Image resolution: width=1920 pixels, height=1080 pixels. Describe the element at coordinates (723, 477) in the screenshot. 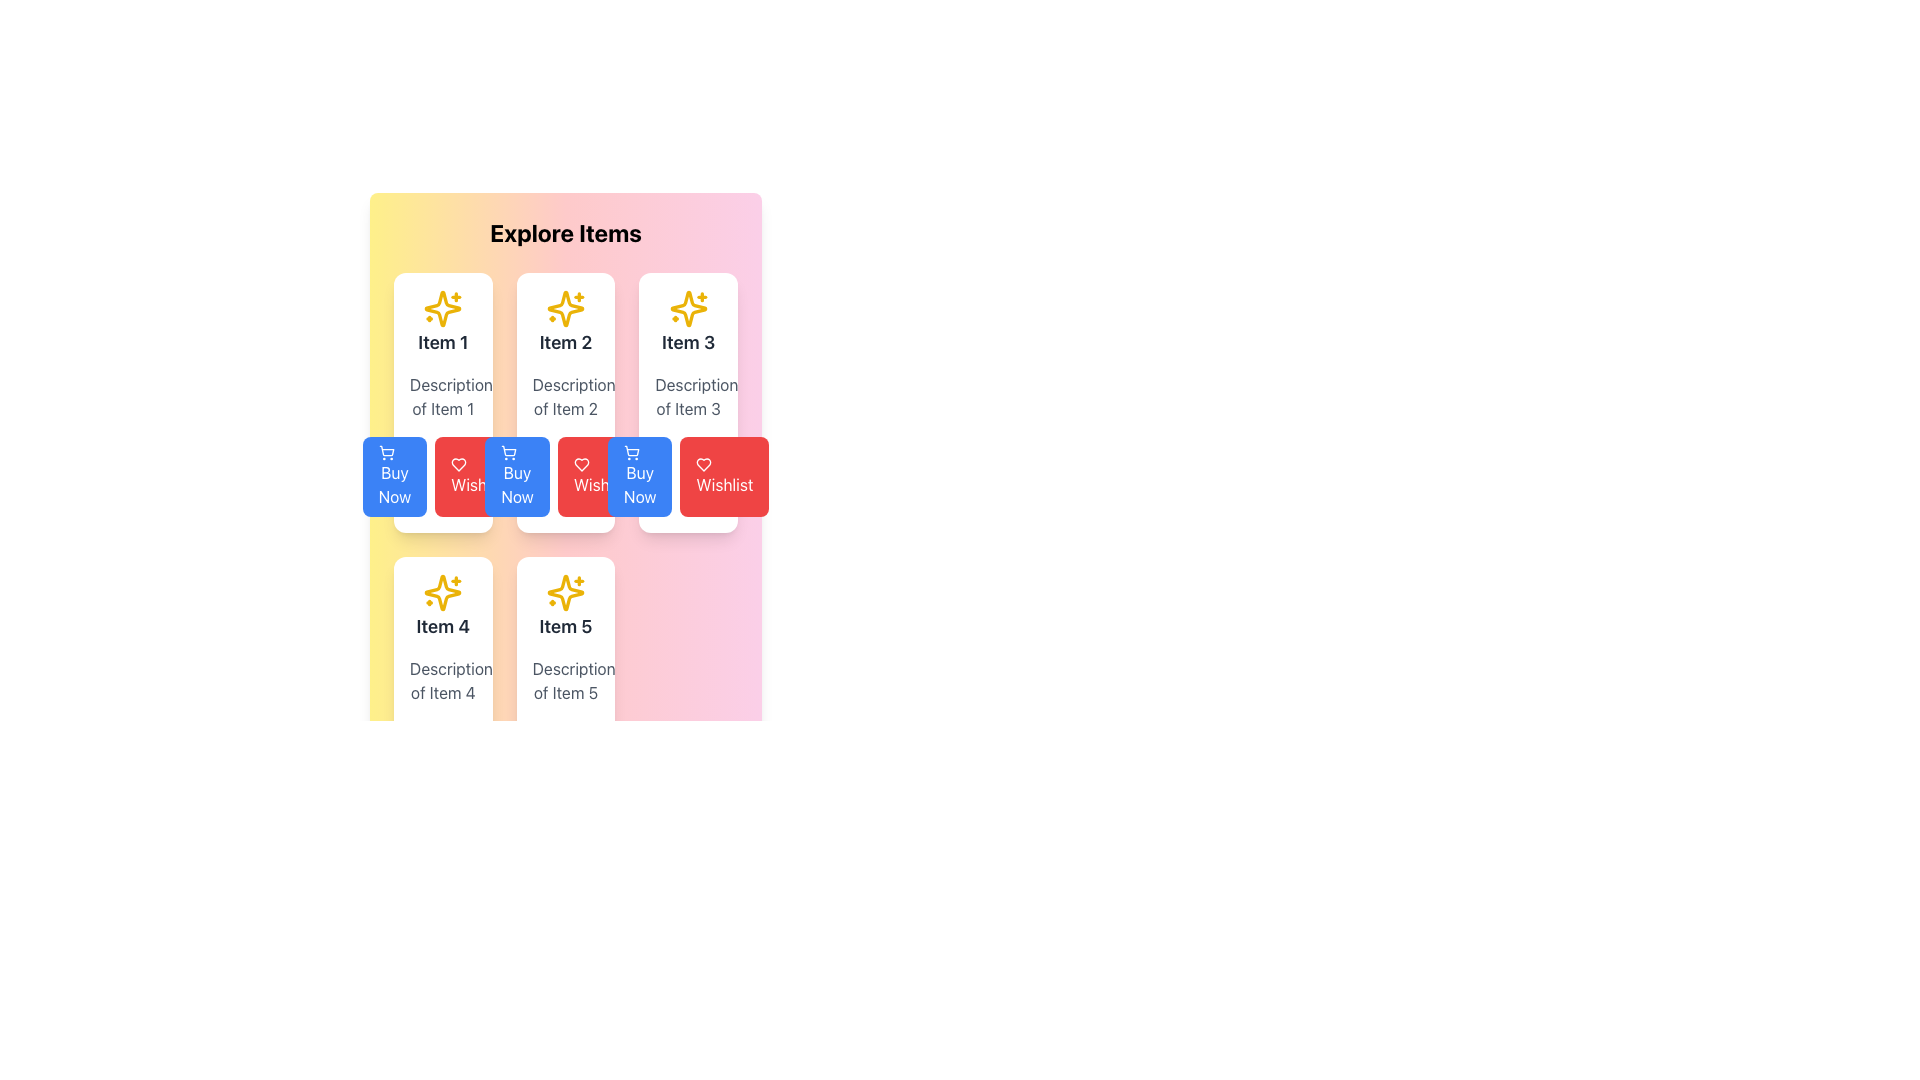

I see `the second button in the group under 'Item 3'` at that location.